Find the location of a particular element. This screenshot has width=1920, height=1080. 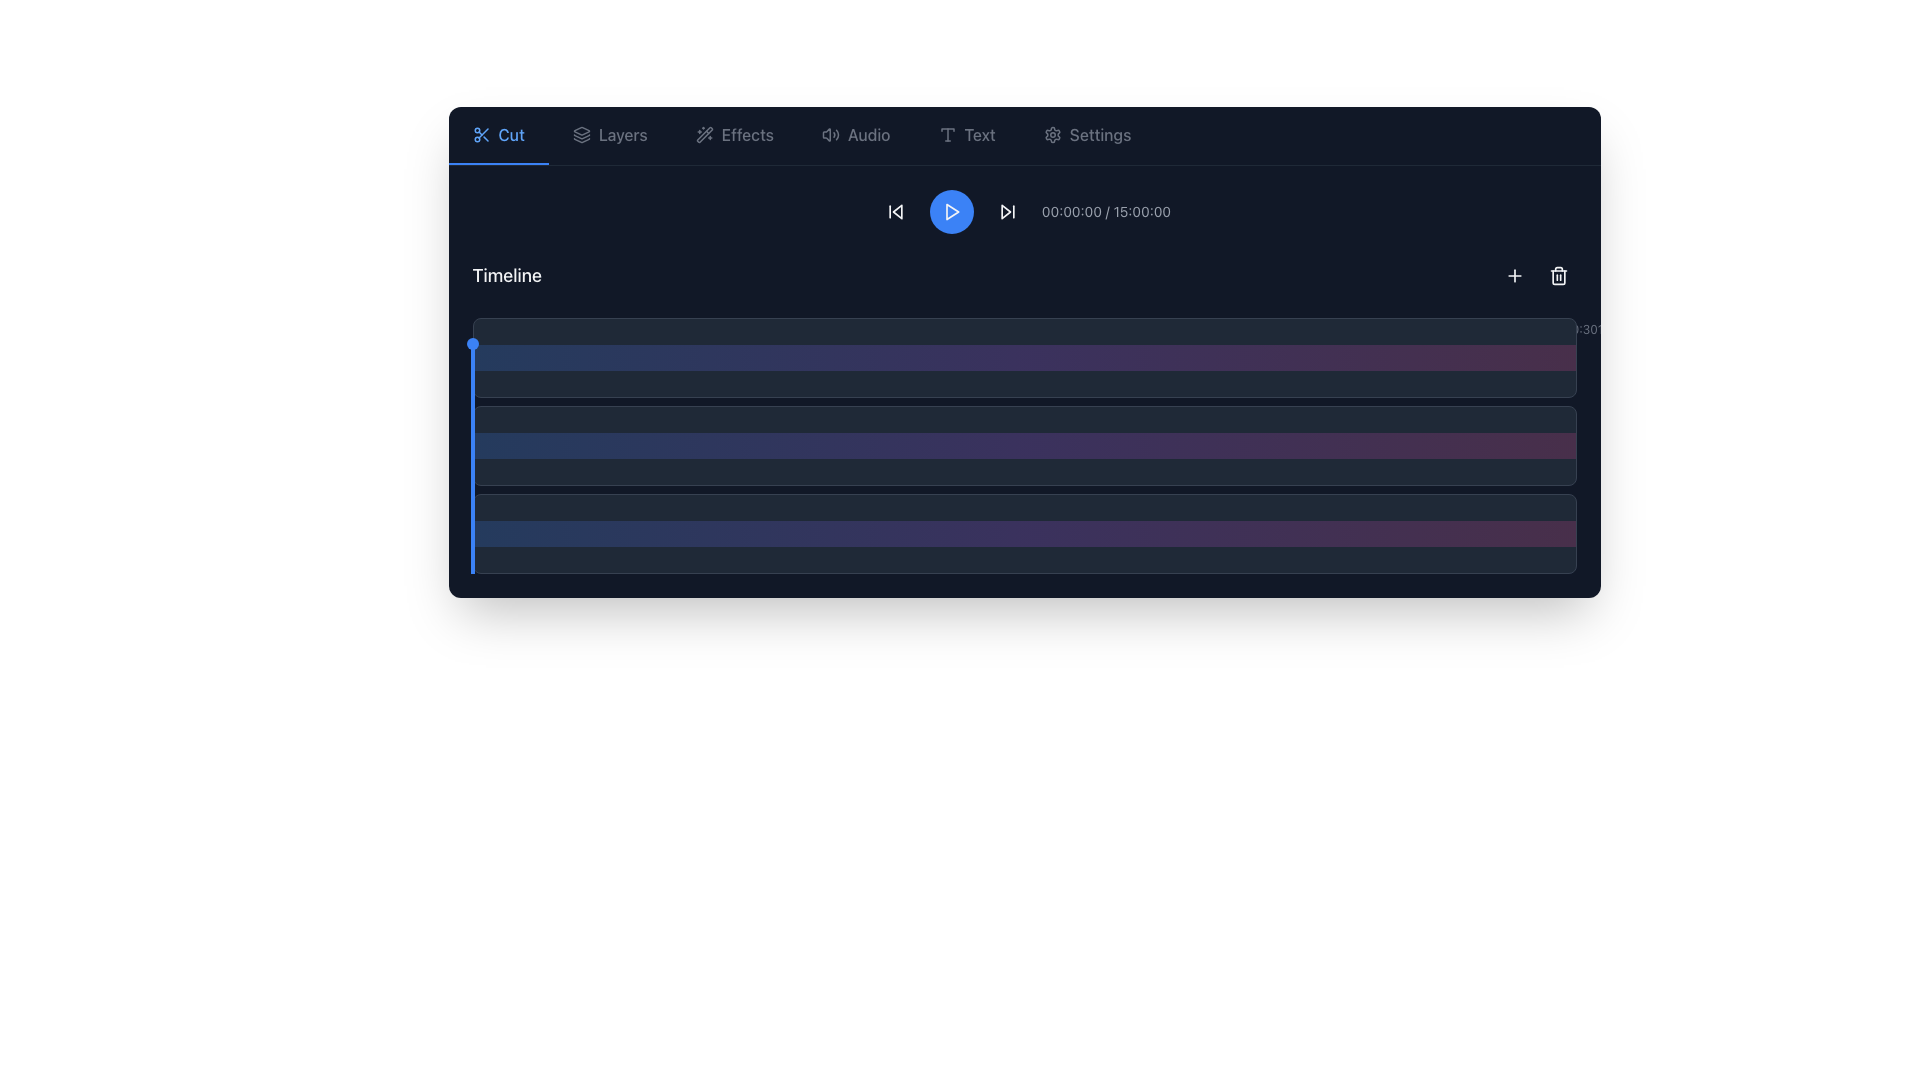

the 'Settings' button located in the top navigation bar, which features a gear icon and is the last option in the series of navigation items is located at coordinates (1086, 135).